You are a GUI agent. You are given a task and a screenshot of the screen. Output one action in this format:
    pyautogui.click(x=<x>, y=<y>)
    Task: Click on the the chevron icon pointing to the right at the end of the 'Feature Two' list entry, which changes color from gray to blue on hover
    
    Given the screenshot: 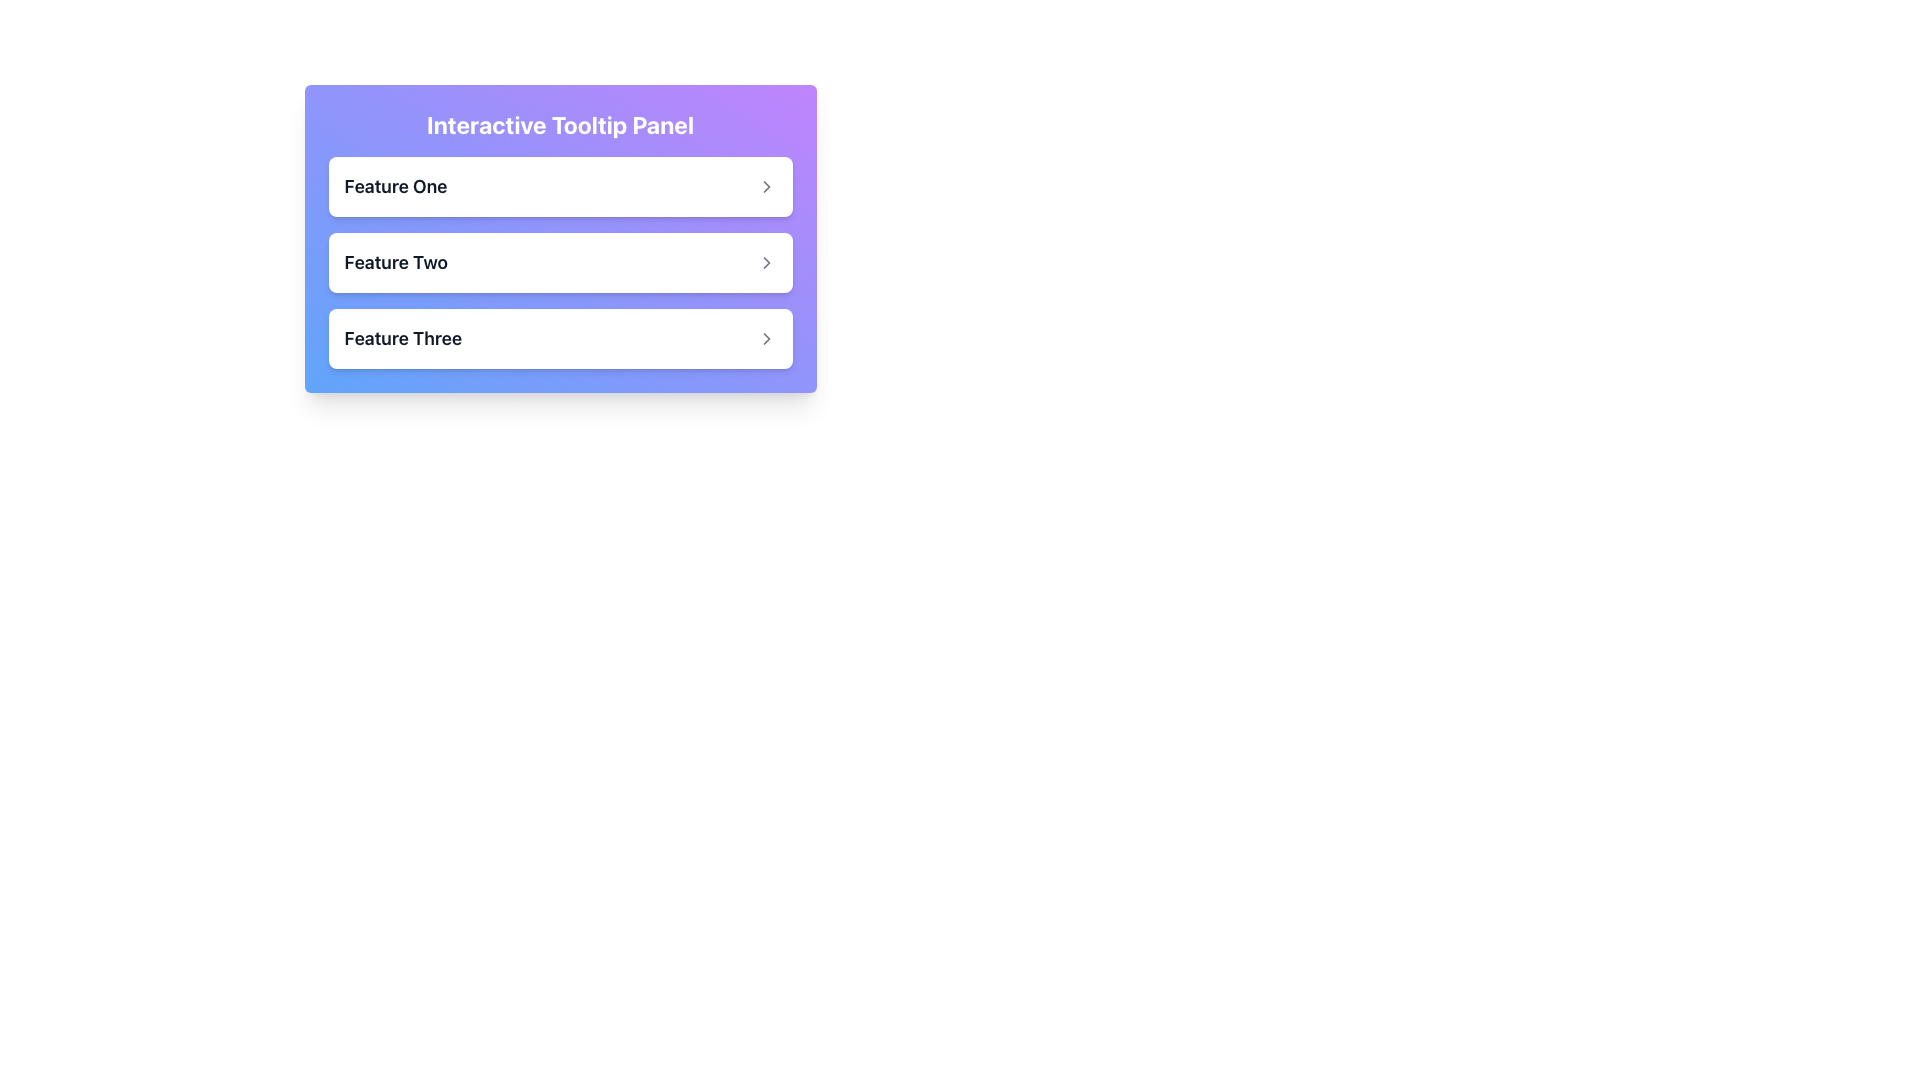 What is the action you would take?
    pyautogui.click(x=765, y=261)
    